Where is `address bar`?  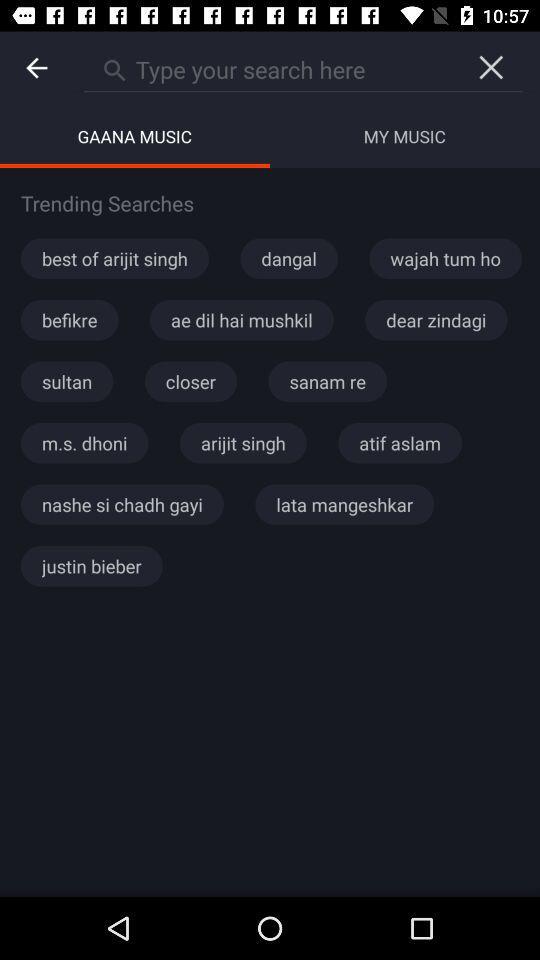
address bar is located at coordinates (270, 67).